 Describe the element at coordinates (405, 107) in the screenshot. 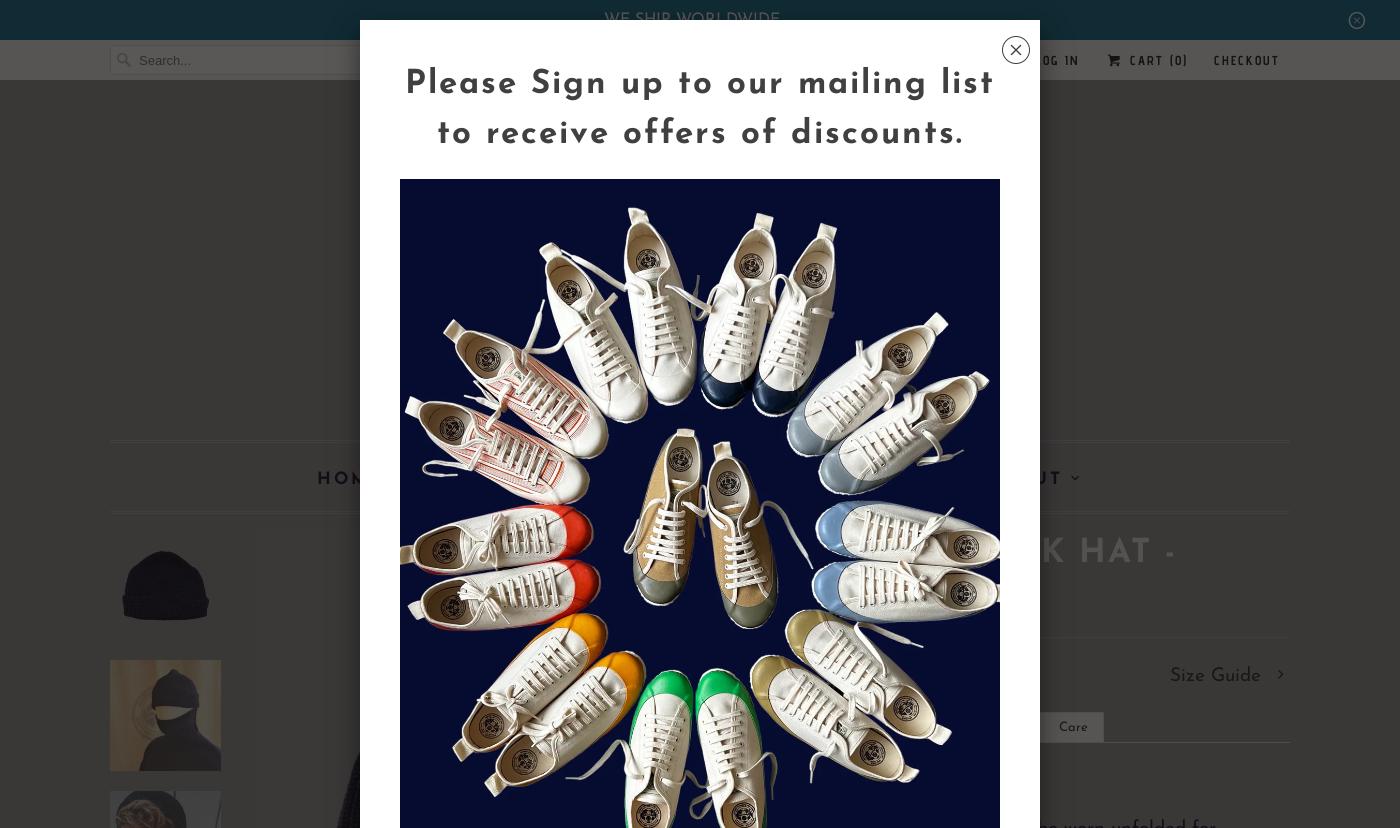

I see `'Please Sign up to our mailing list to receive offers of discounts.'` at that location.